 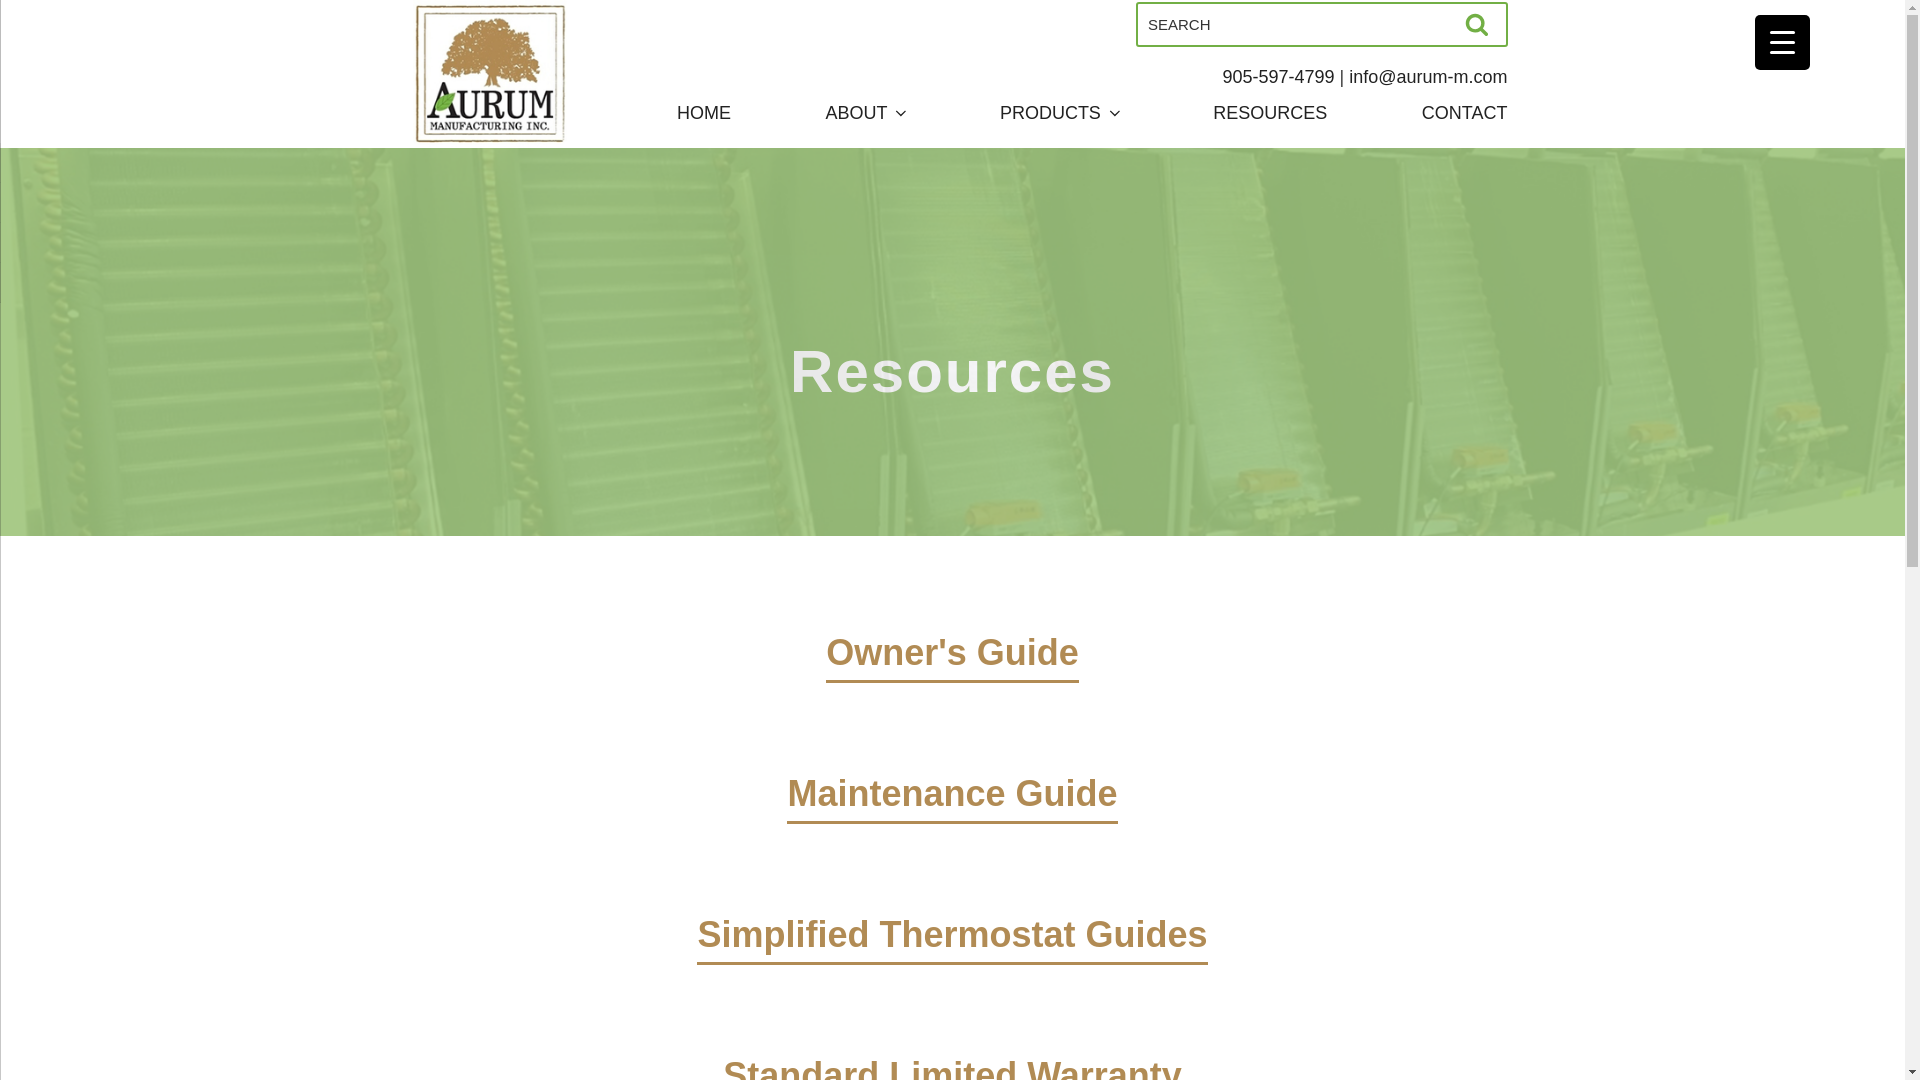 I want to click on 'CONTACT', so click(x=1420, y=113).